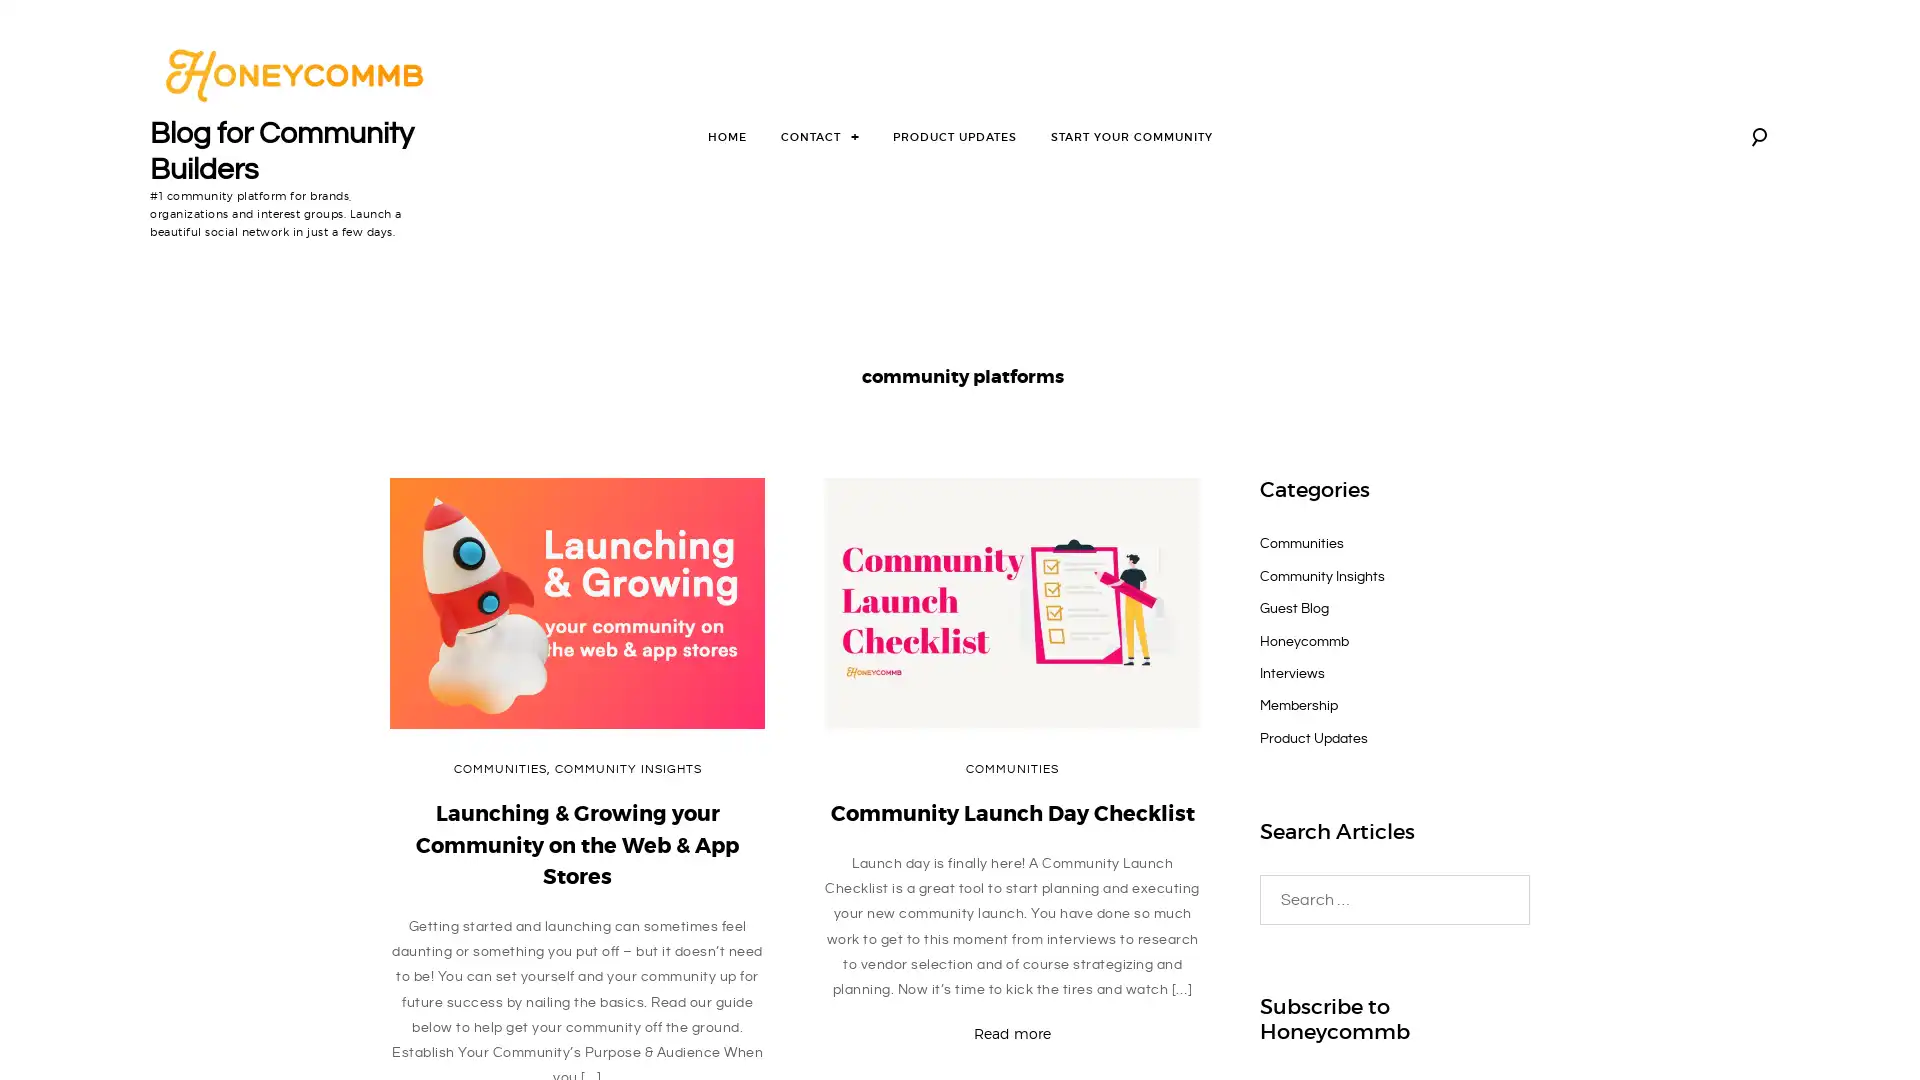 Image resolution: width=1920 pixels, height=1080 pixels. I want to click on Search, so click(1487, 906).